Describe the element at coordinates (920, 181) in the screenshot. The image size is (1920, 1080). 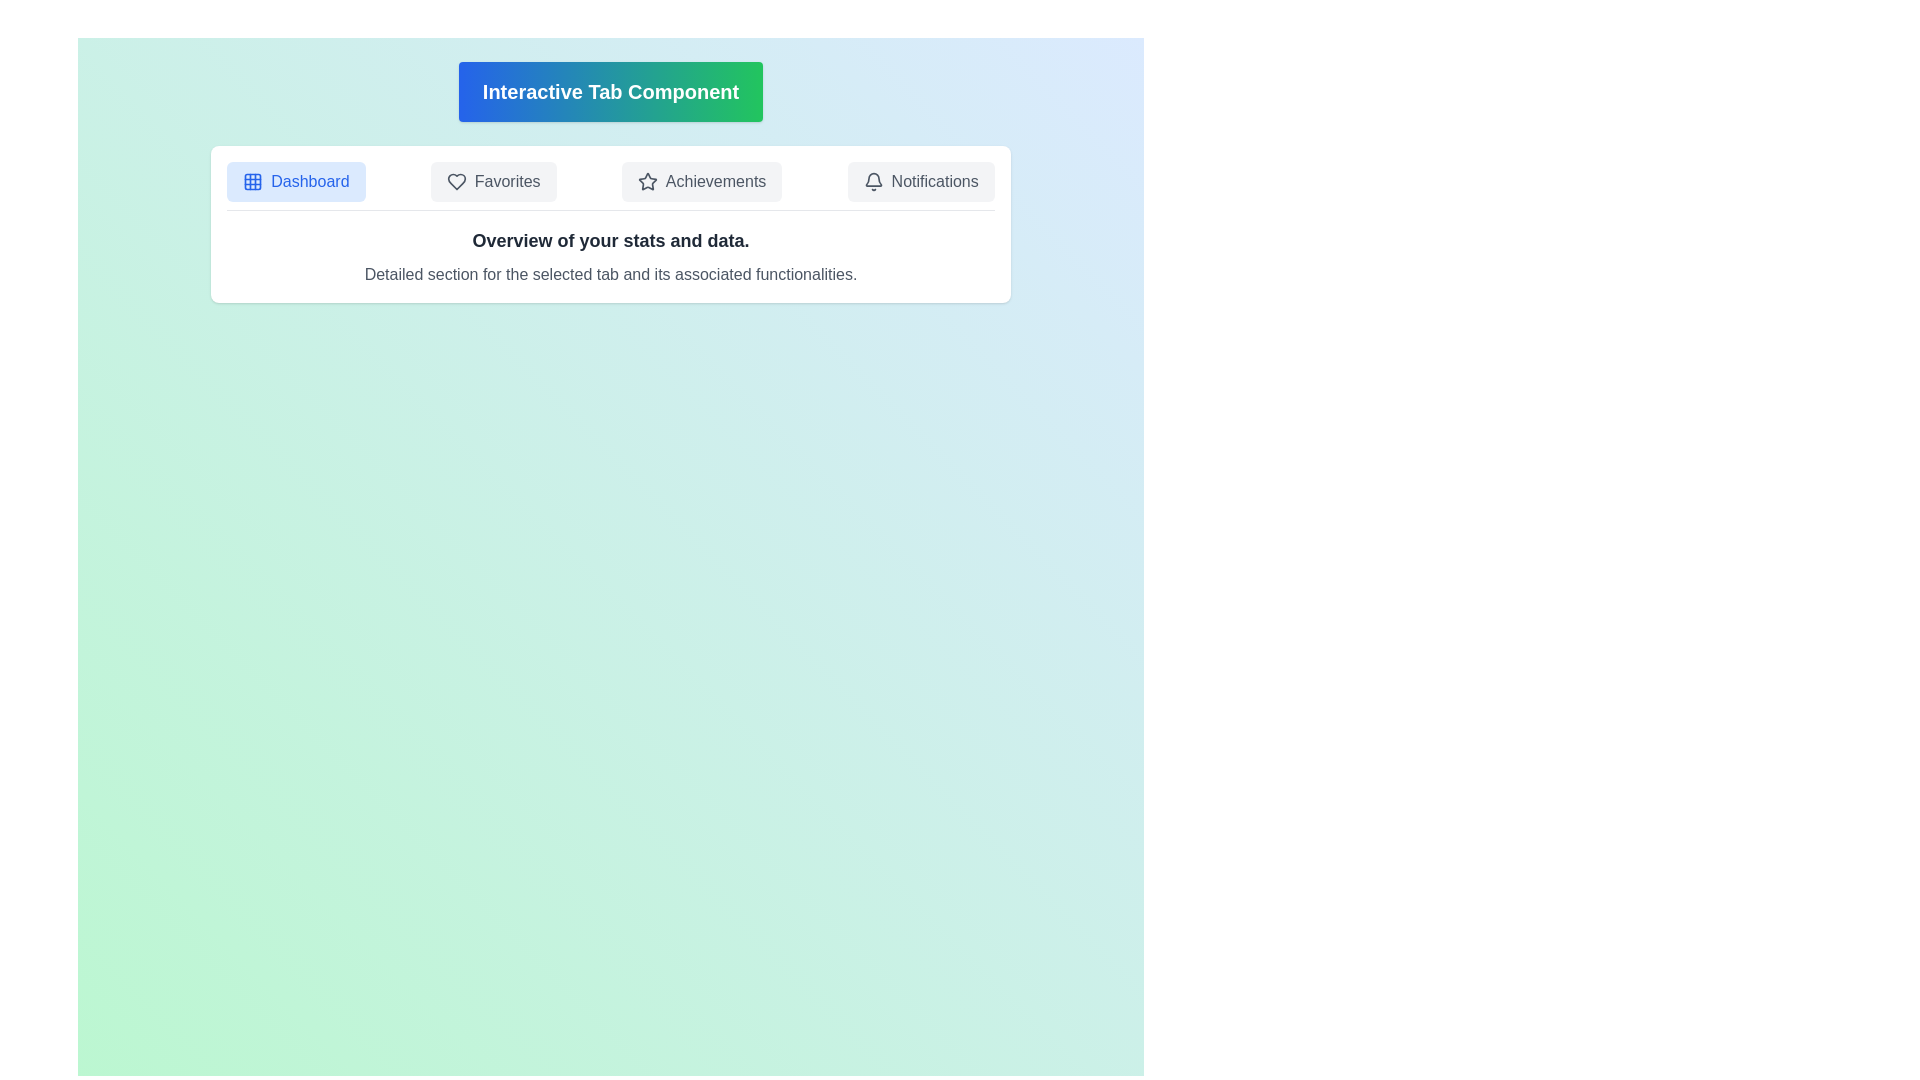
I see `the tab labeled Notifications to view its associated content` at that location.